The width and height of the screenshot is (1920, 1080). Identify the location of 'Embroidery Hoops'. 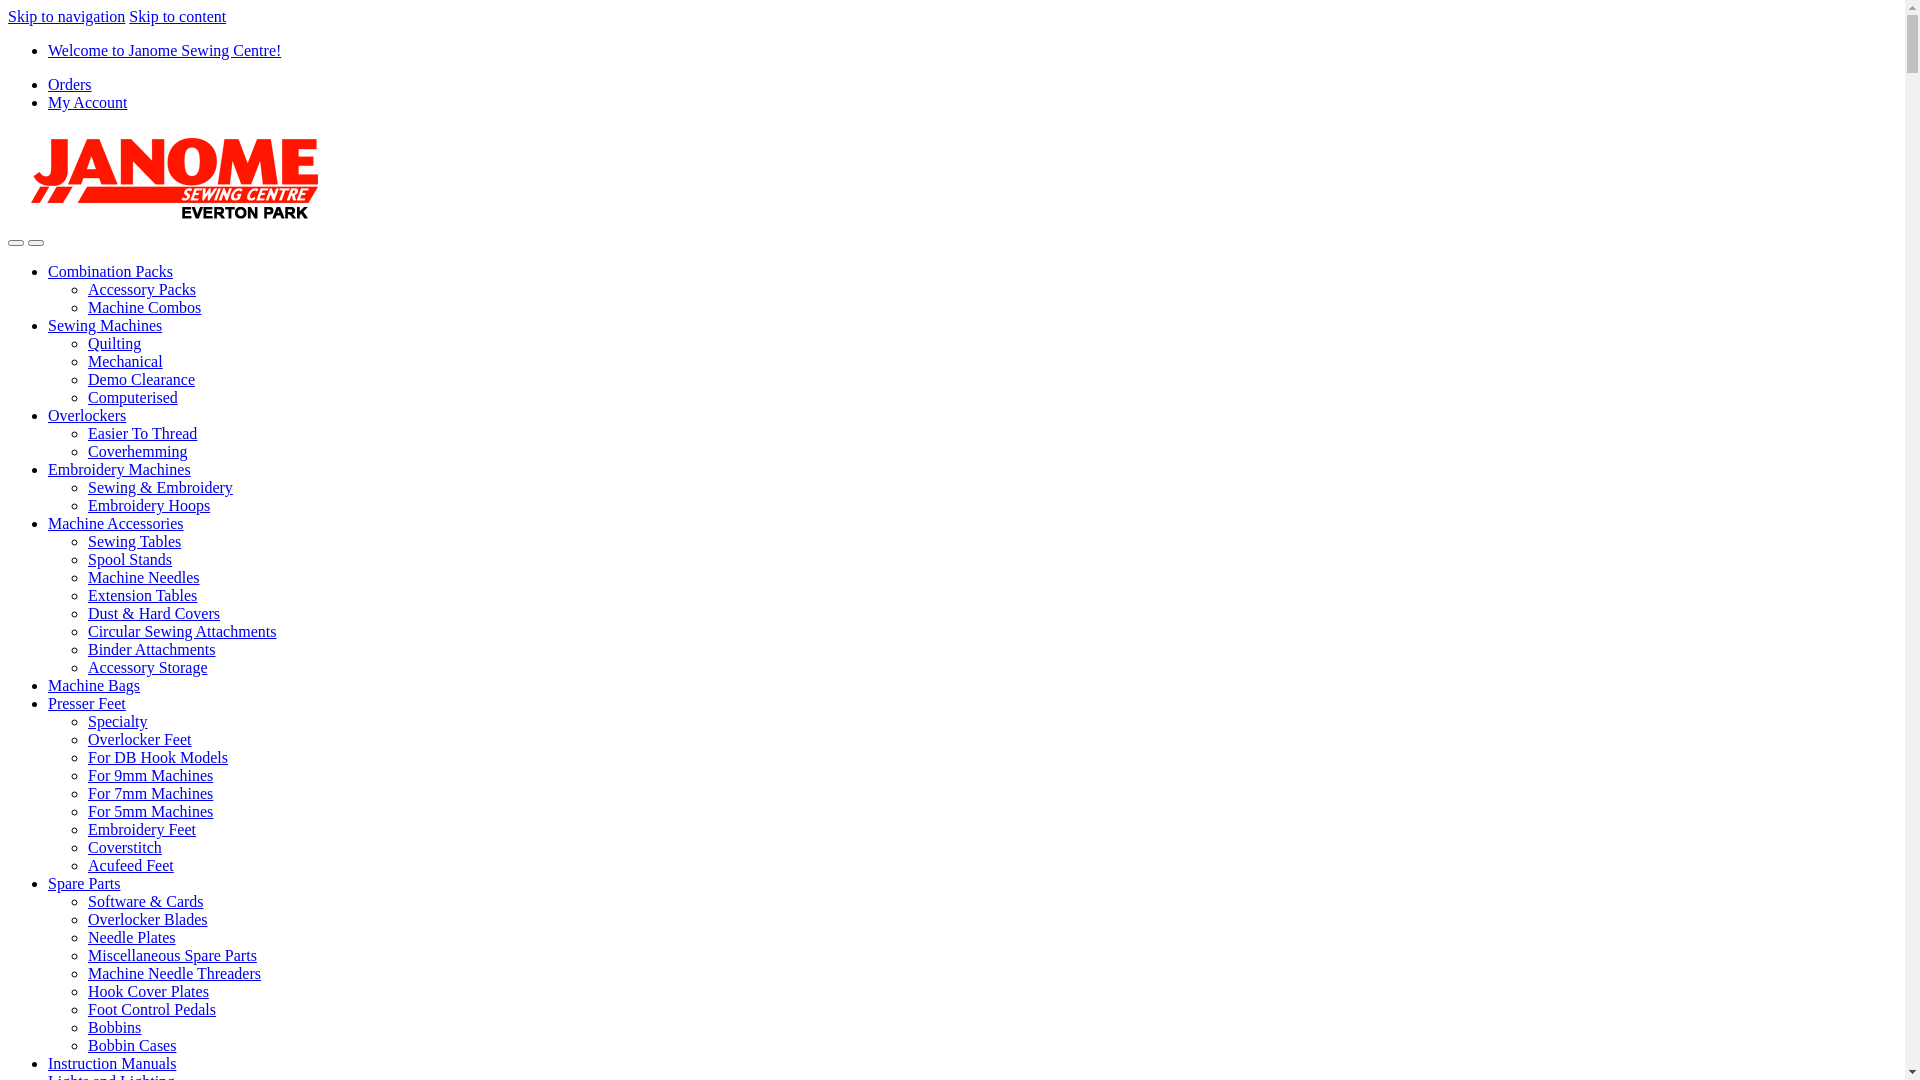
(86, 504).